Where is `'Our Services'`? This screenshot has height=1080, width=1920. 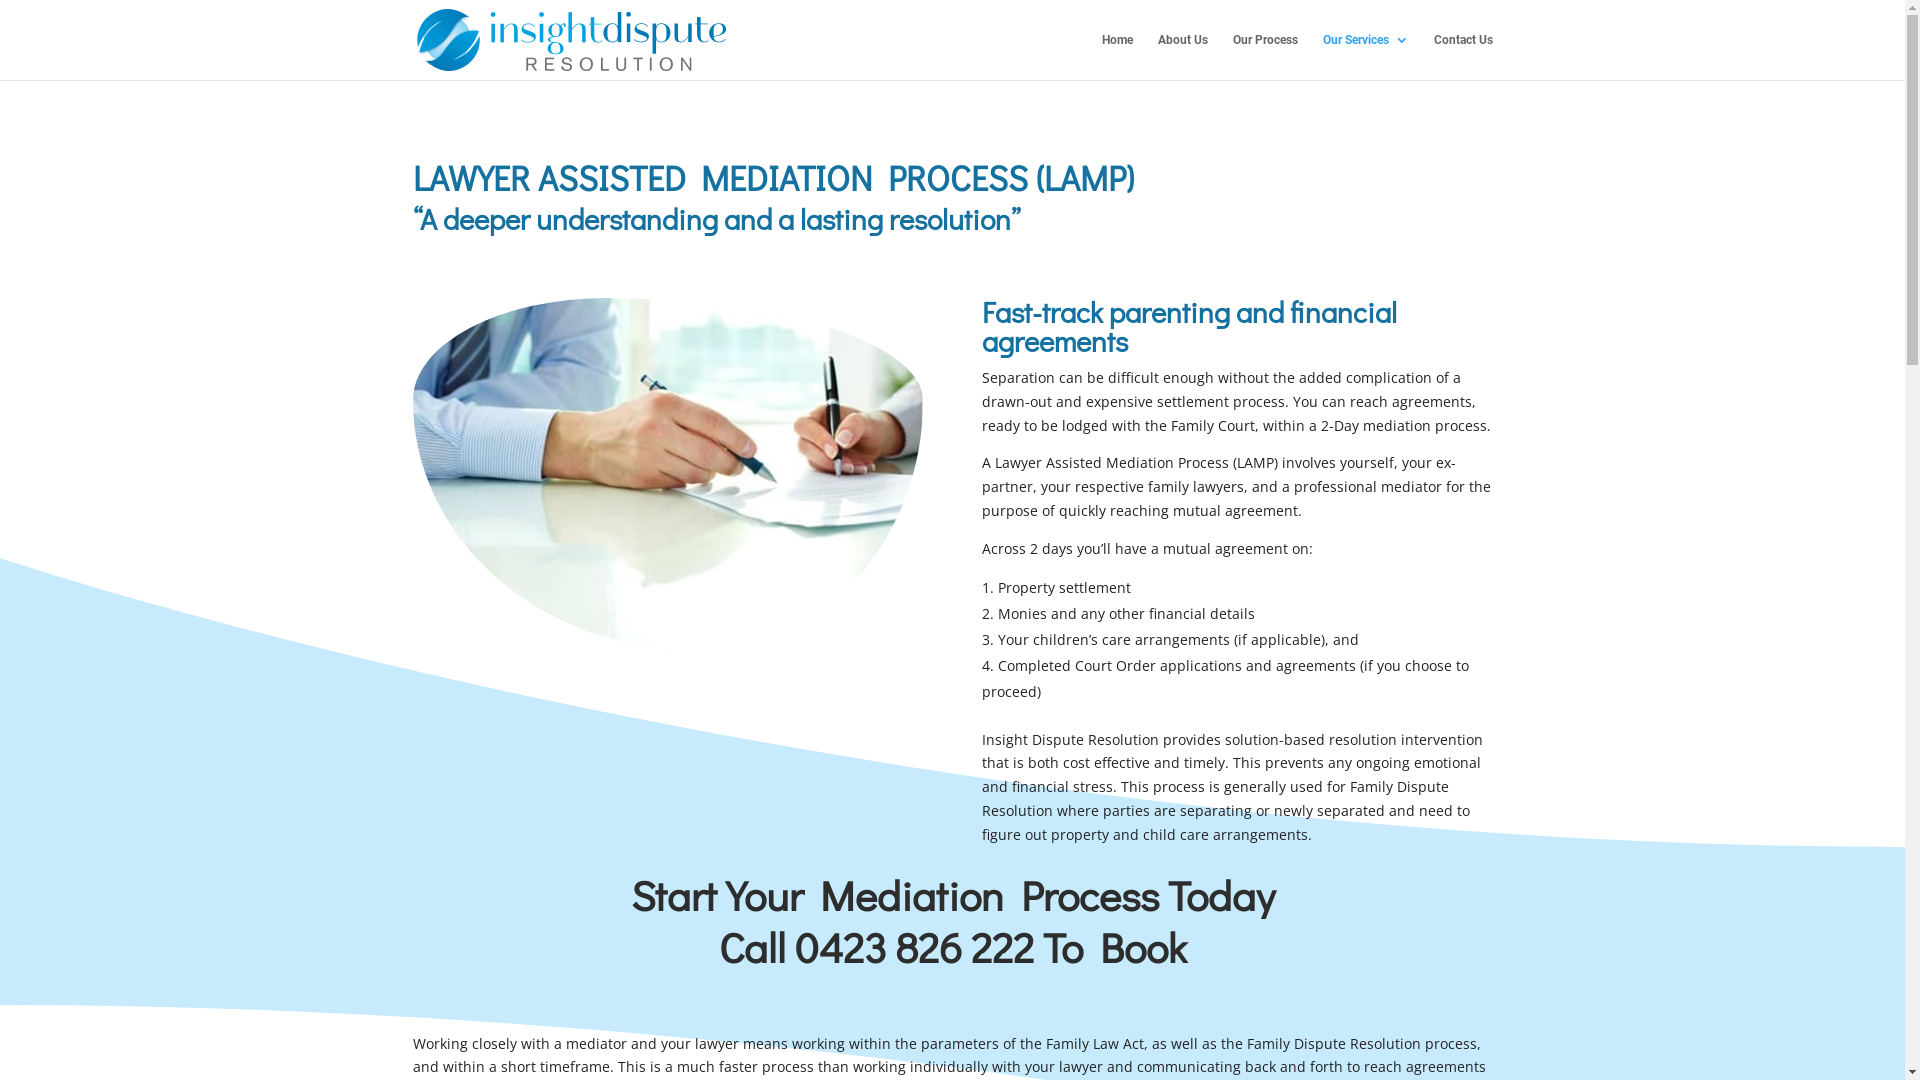 'Our Services' is located at coordinates (1363, 55).